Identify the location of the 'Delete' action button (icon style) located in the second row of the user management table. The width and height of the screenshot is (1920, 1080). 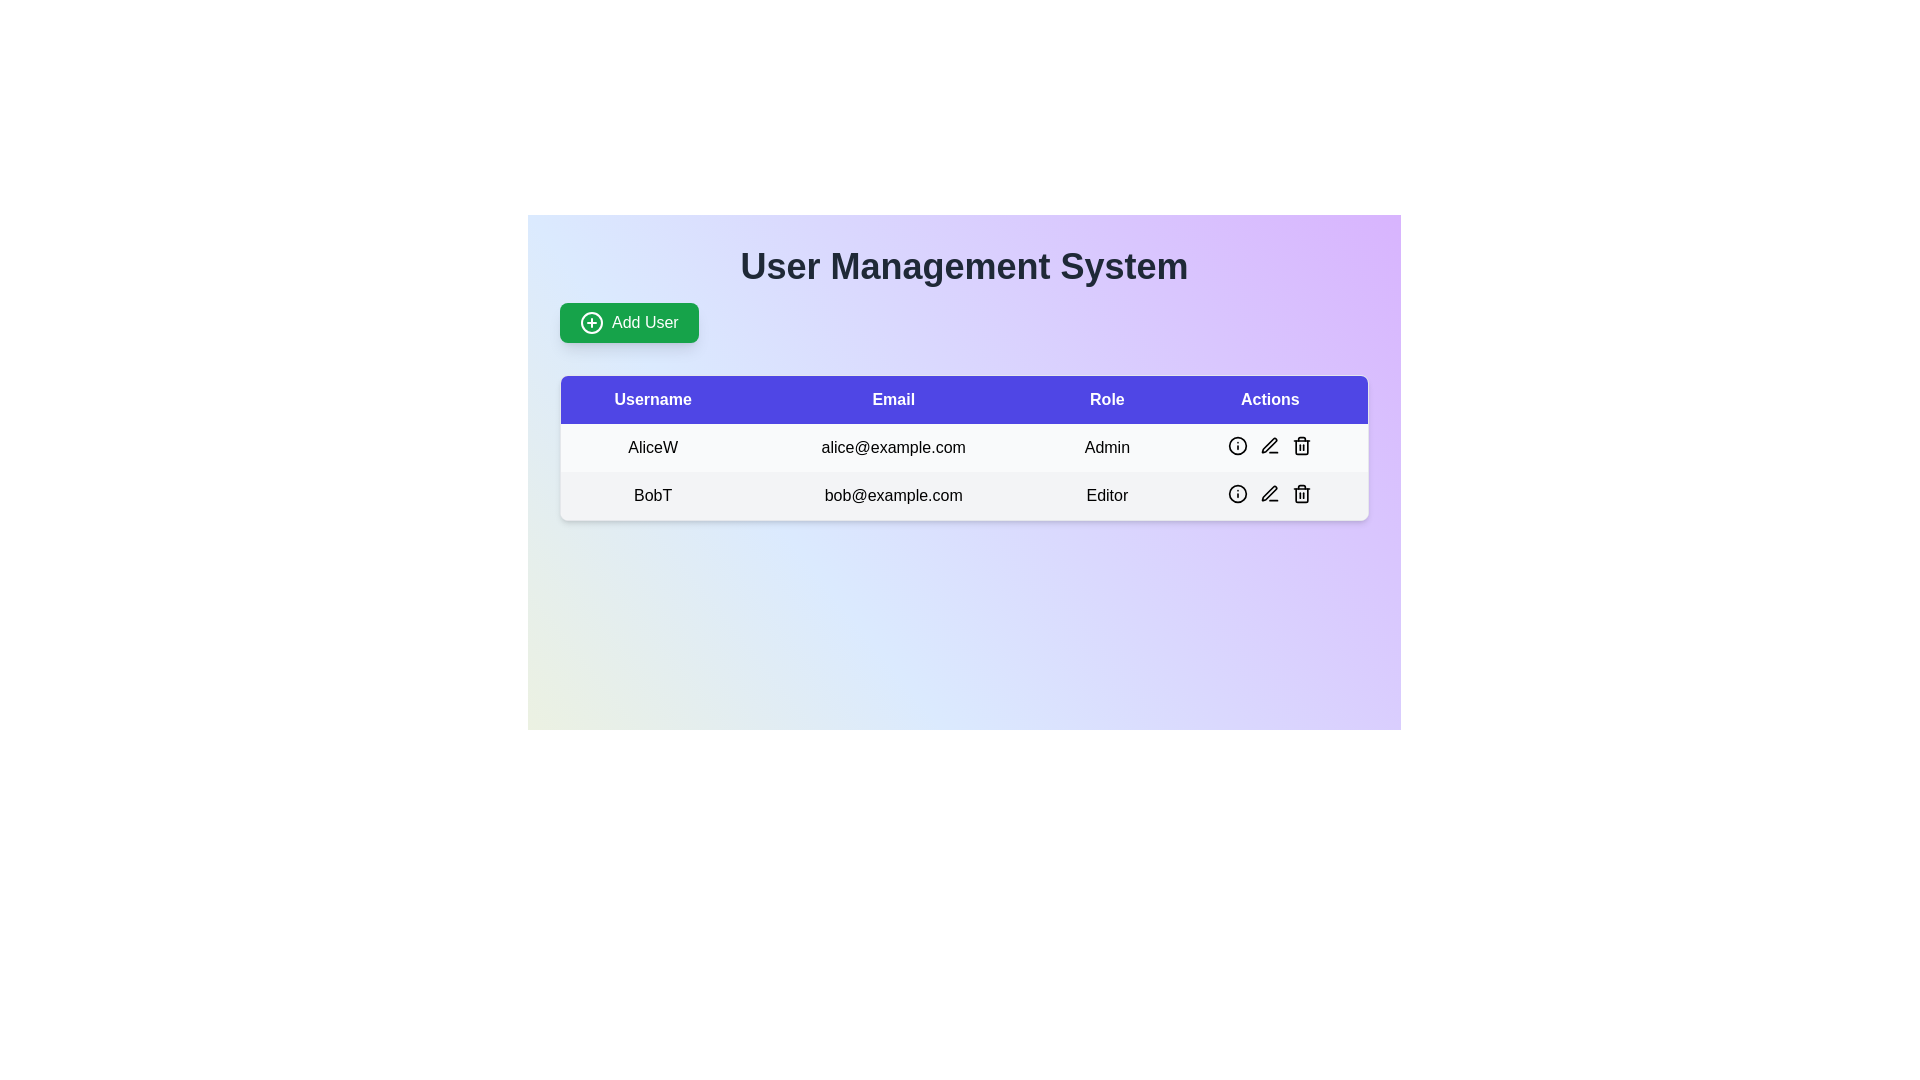
(1302, 493).